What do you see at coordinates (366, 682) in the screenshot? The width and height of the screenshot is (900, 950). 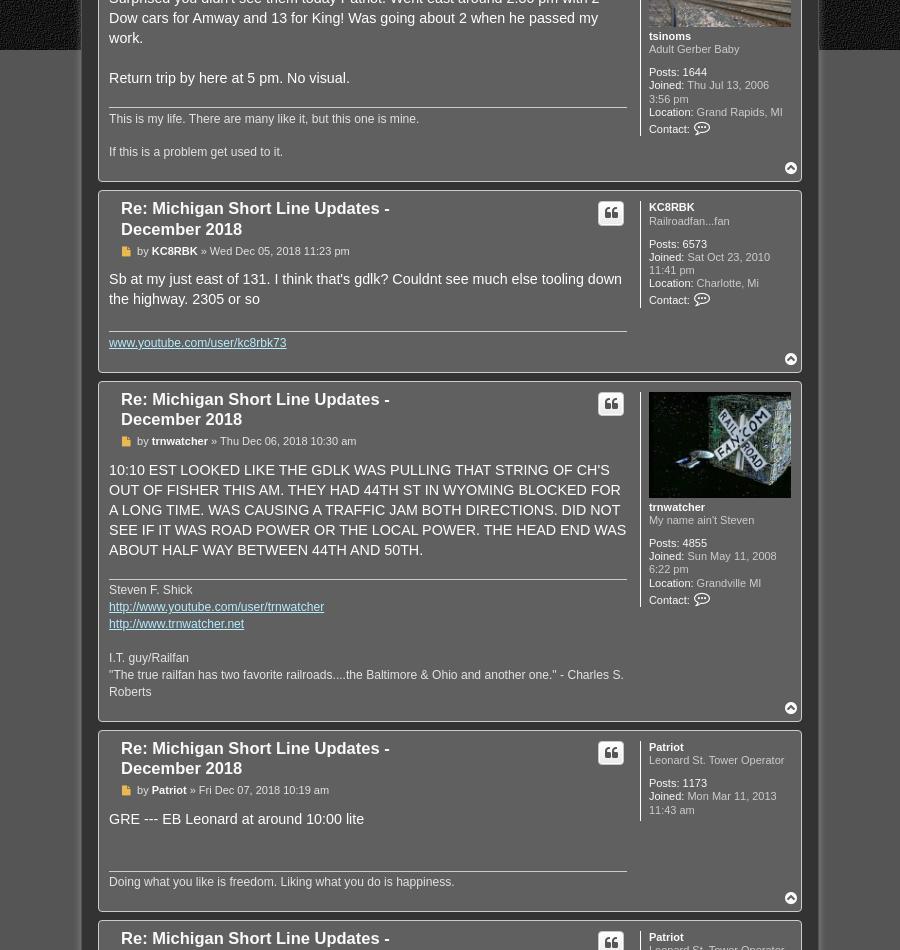 I see `'"The true railfan has two favorite railroads....the Baltimore & Ohio and another one." - Charles S. Roberts'` at bounding box center [366, 682].